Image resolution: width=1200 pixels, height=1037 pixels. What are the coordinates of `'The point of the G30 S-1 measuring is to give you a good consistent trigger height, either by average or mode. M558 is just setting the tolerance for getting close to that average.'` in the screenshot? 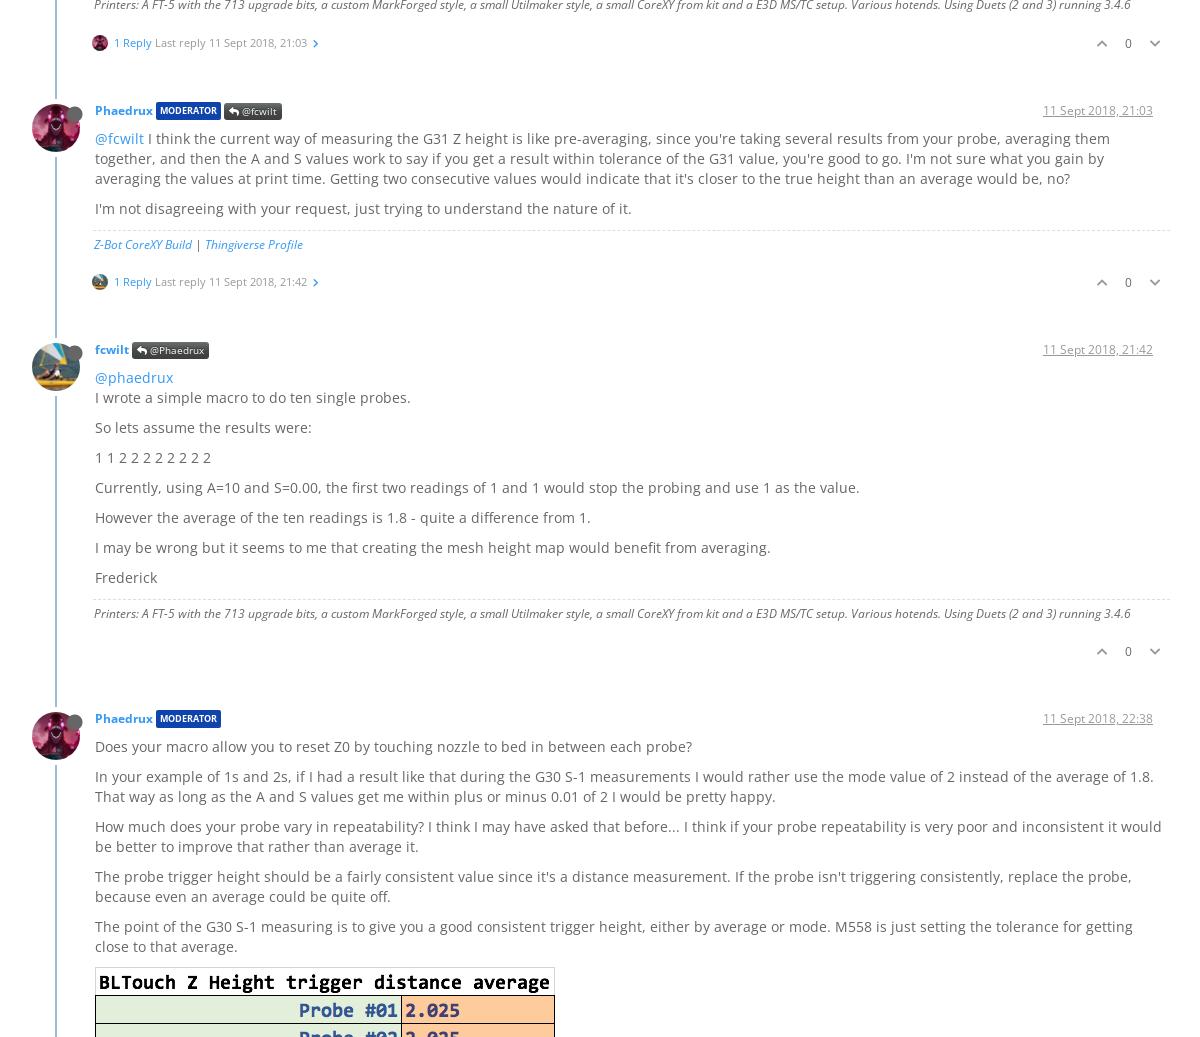 It's located at (614, 935).